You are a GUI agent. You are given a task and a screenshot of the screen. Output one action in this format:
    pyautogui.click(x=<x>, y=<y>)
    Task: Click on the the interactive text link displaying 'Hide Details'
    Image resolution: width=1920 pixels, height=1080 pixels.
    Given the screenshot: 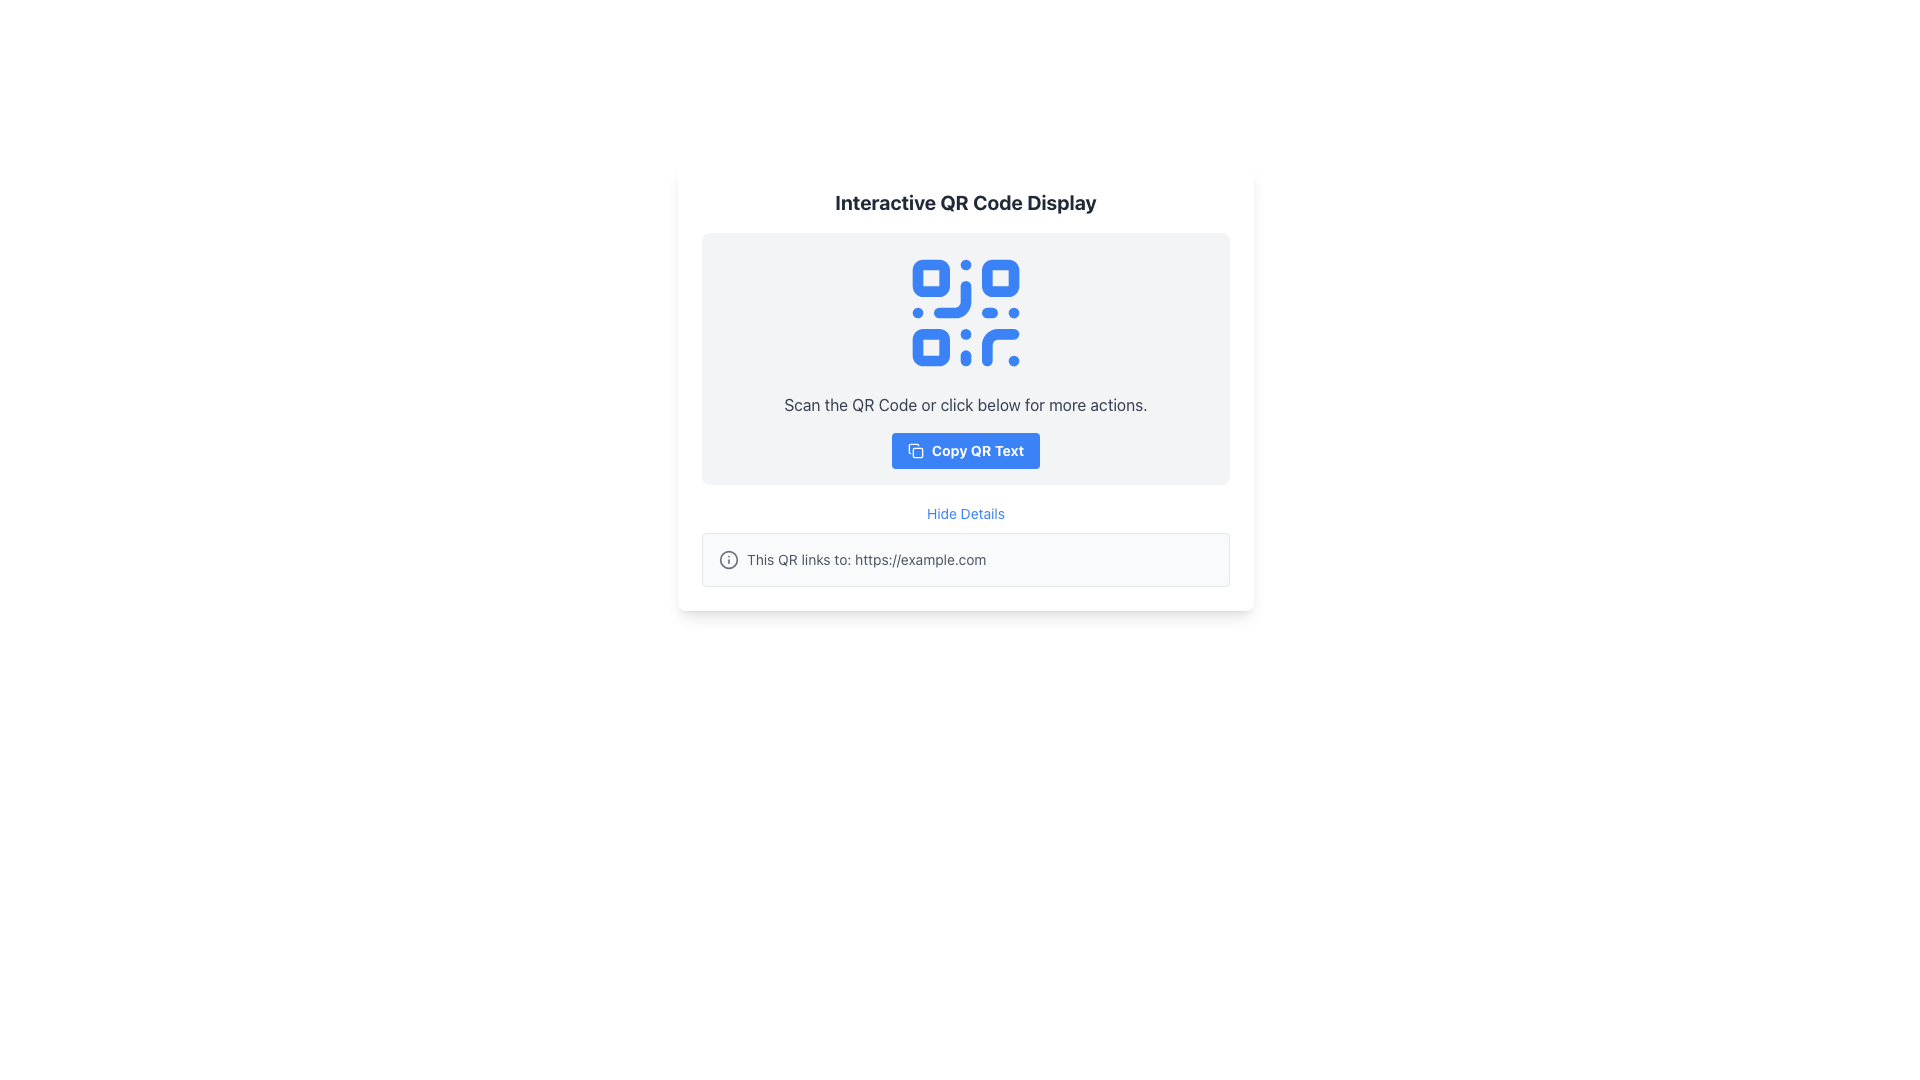 What is the action you would take?
    pyautogui.click(x=965, y=512)
    